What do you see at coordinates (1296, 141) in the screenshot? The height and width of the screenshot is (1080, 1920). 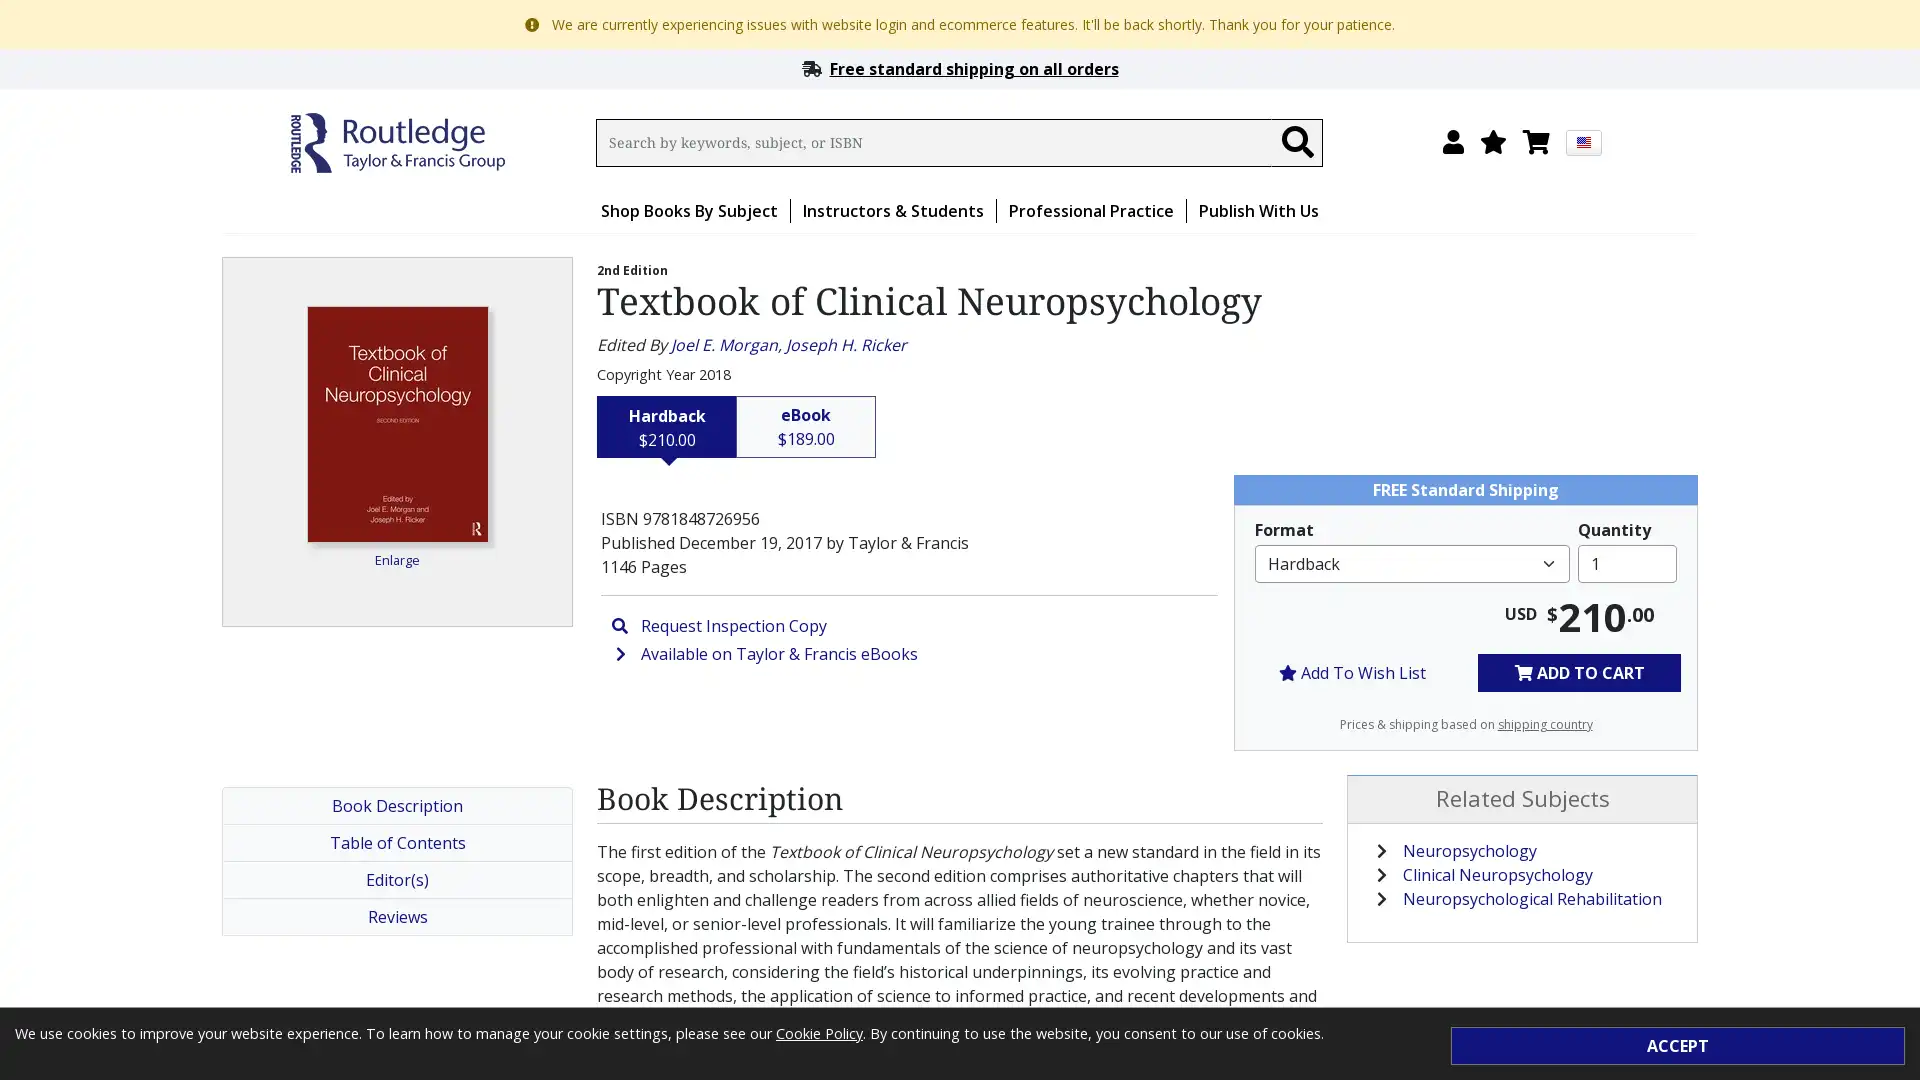 I see `Search` at bounding box center [1296, 141].